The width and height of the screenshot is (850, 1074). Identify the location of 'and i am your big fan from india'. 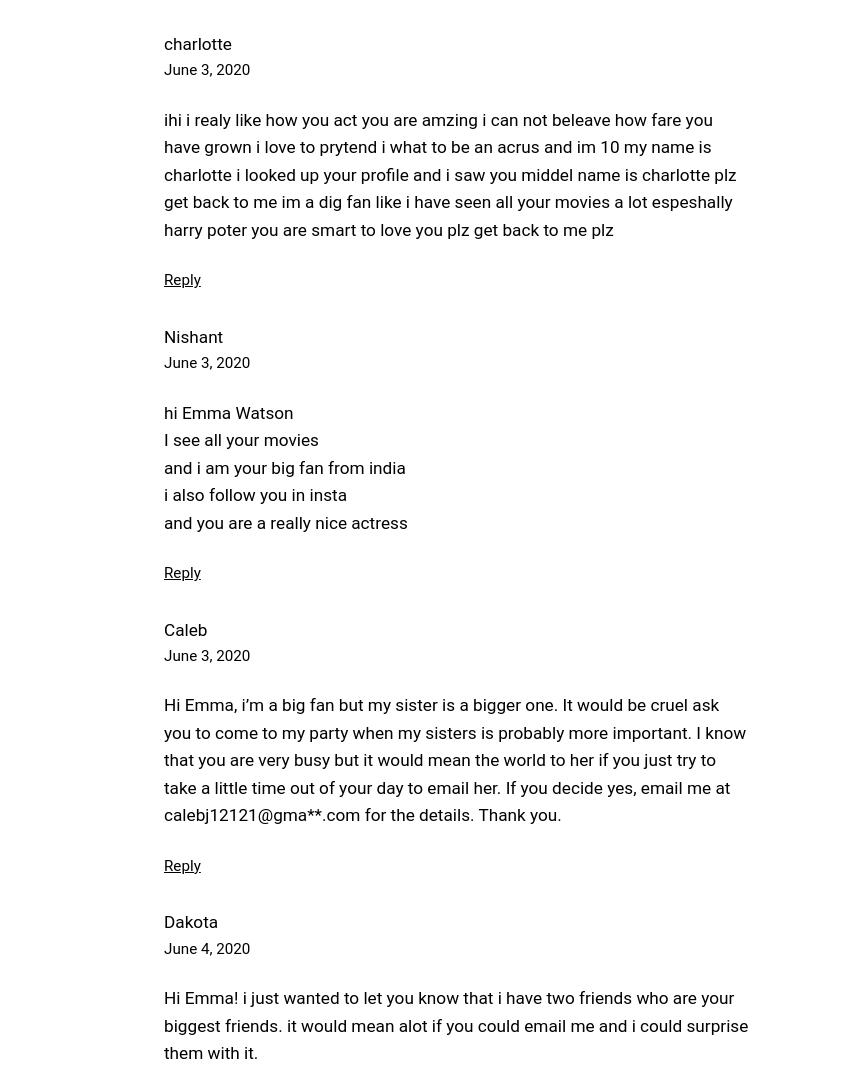
(283, 465).